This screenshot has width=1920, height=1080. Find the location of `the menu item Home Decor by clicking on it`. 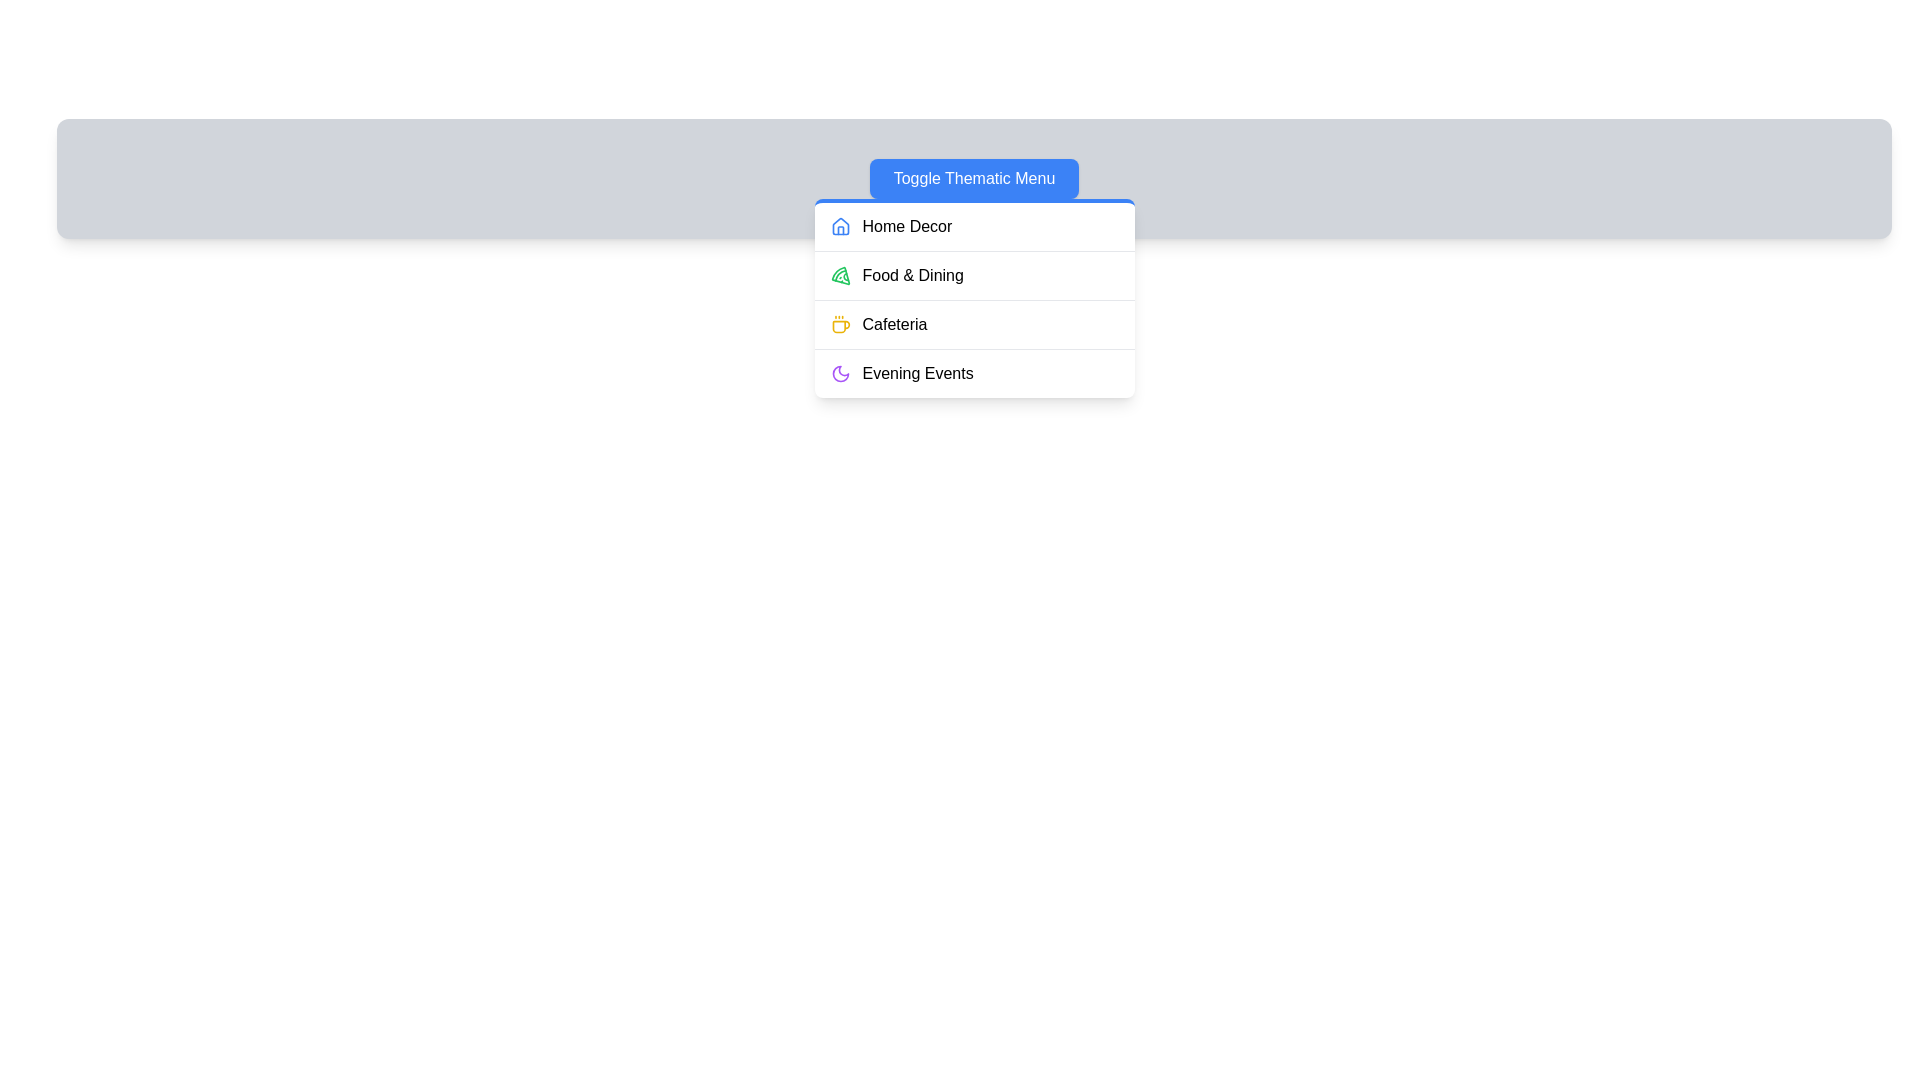

the menu item Home Decor by clicking on it is located at coordinates (974, 226).